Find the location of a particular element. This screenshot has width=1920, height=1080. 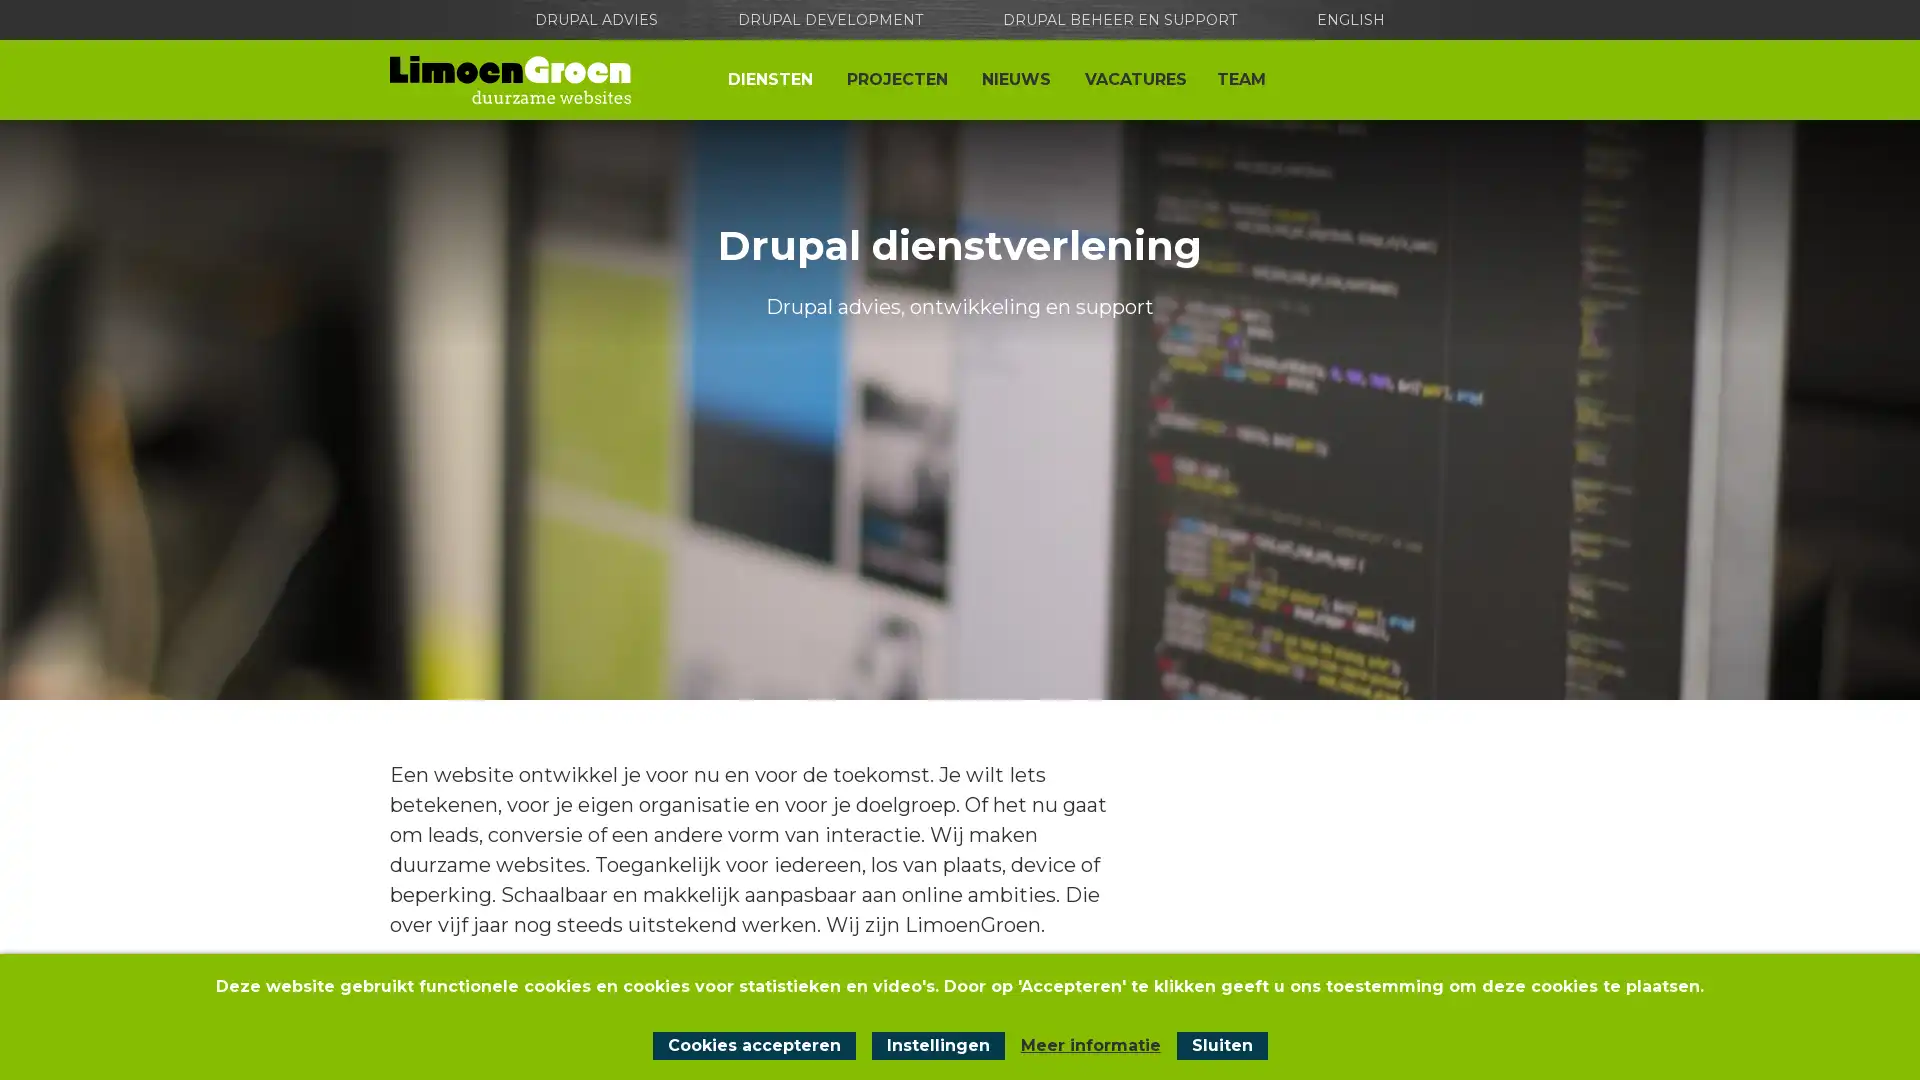

Sluit cookiemelding is located at coordinates (1220, 1044).